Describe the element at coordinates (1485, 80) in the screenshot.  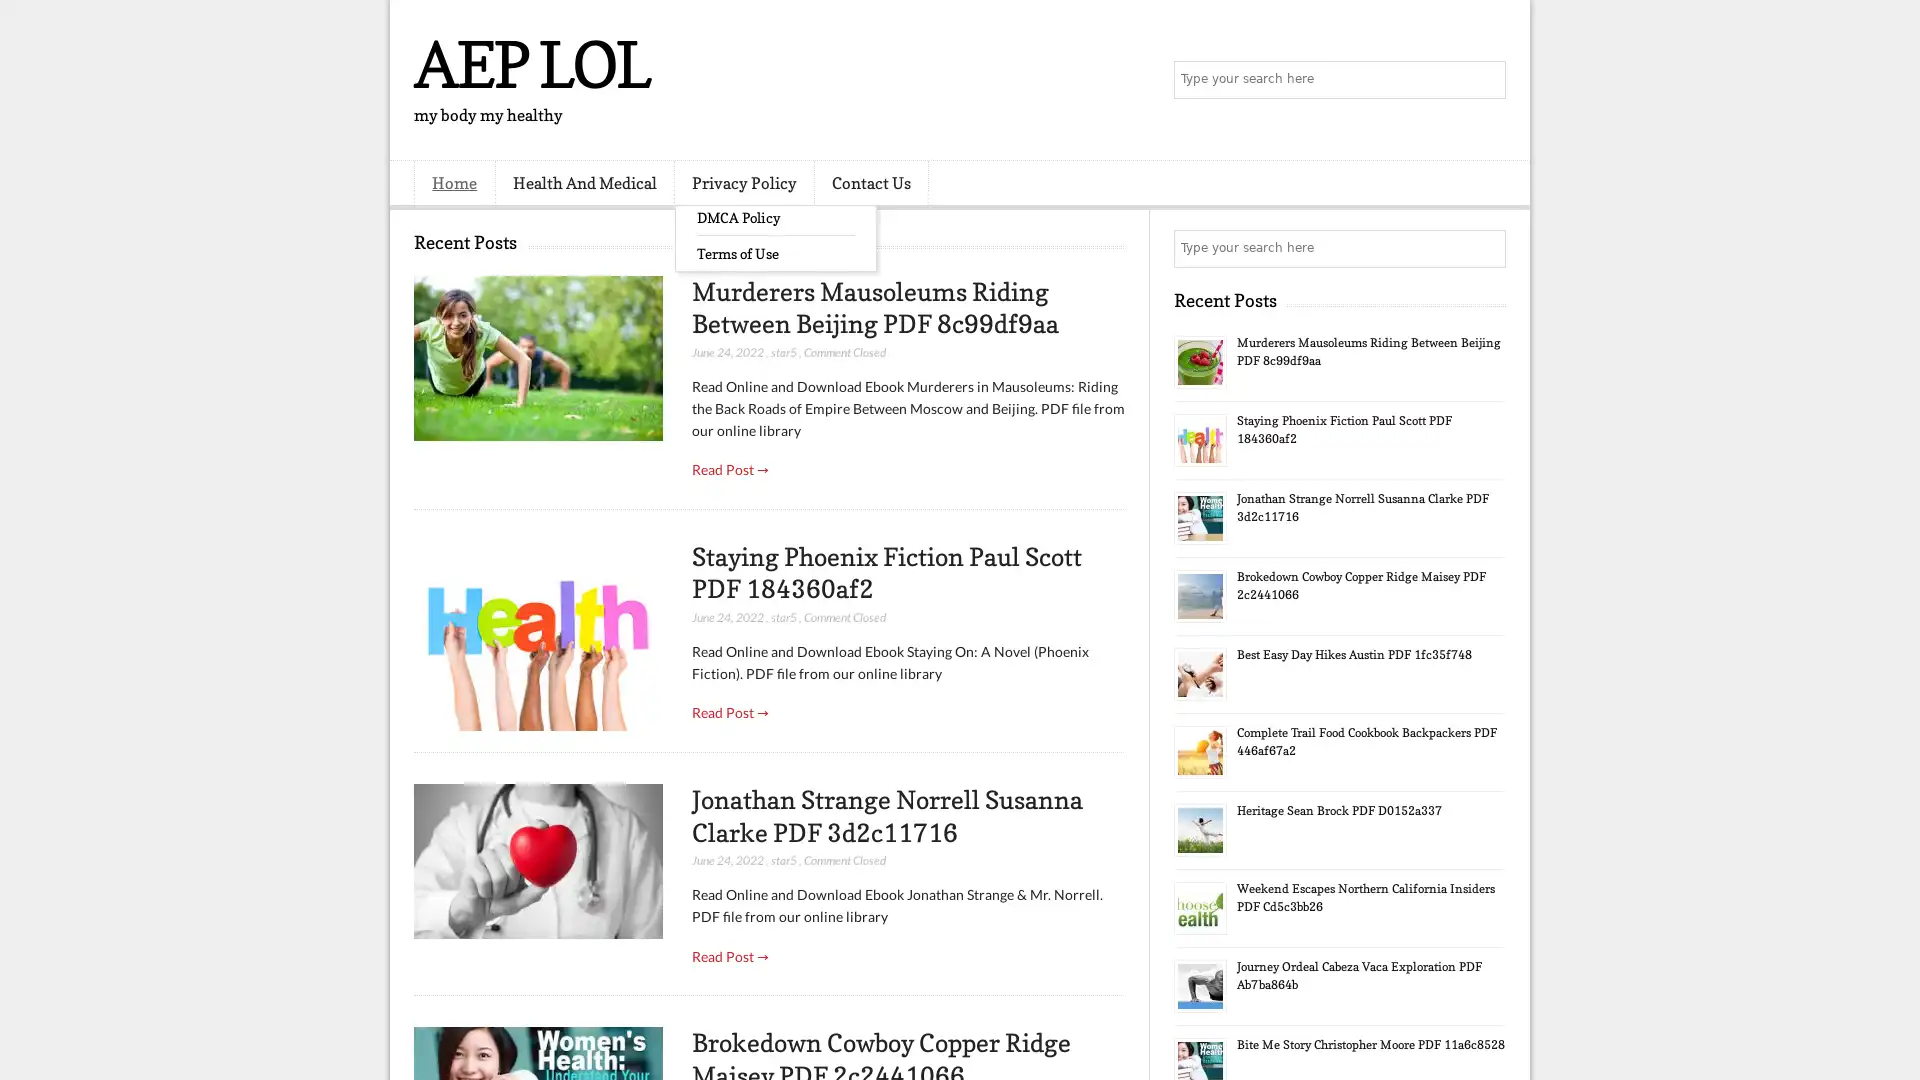
I see `Search` at that location.